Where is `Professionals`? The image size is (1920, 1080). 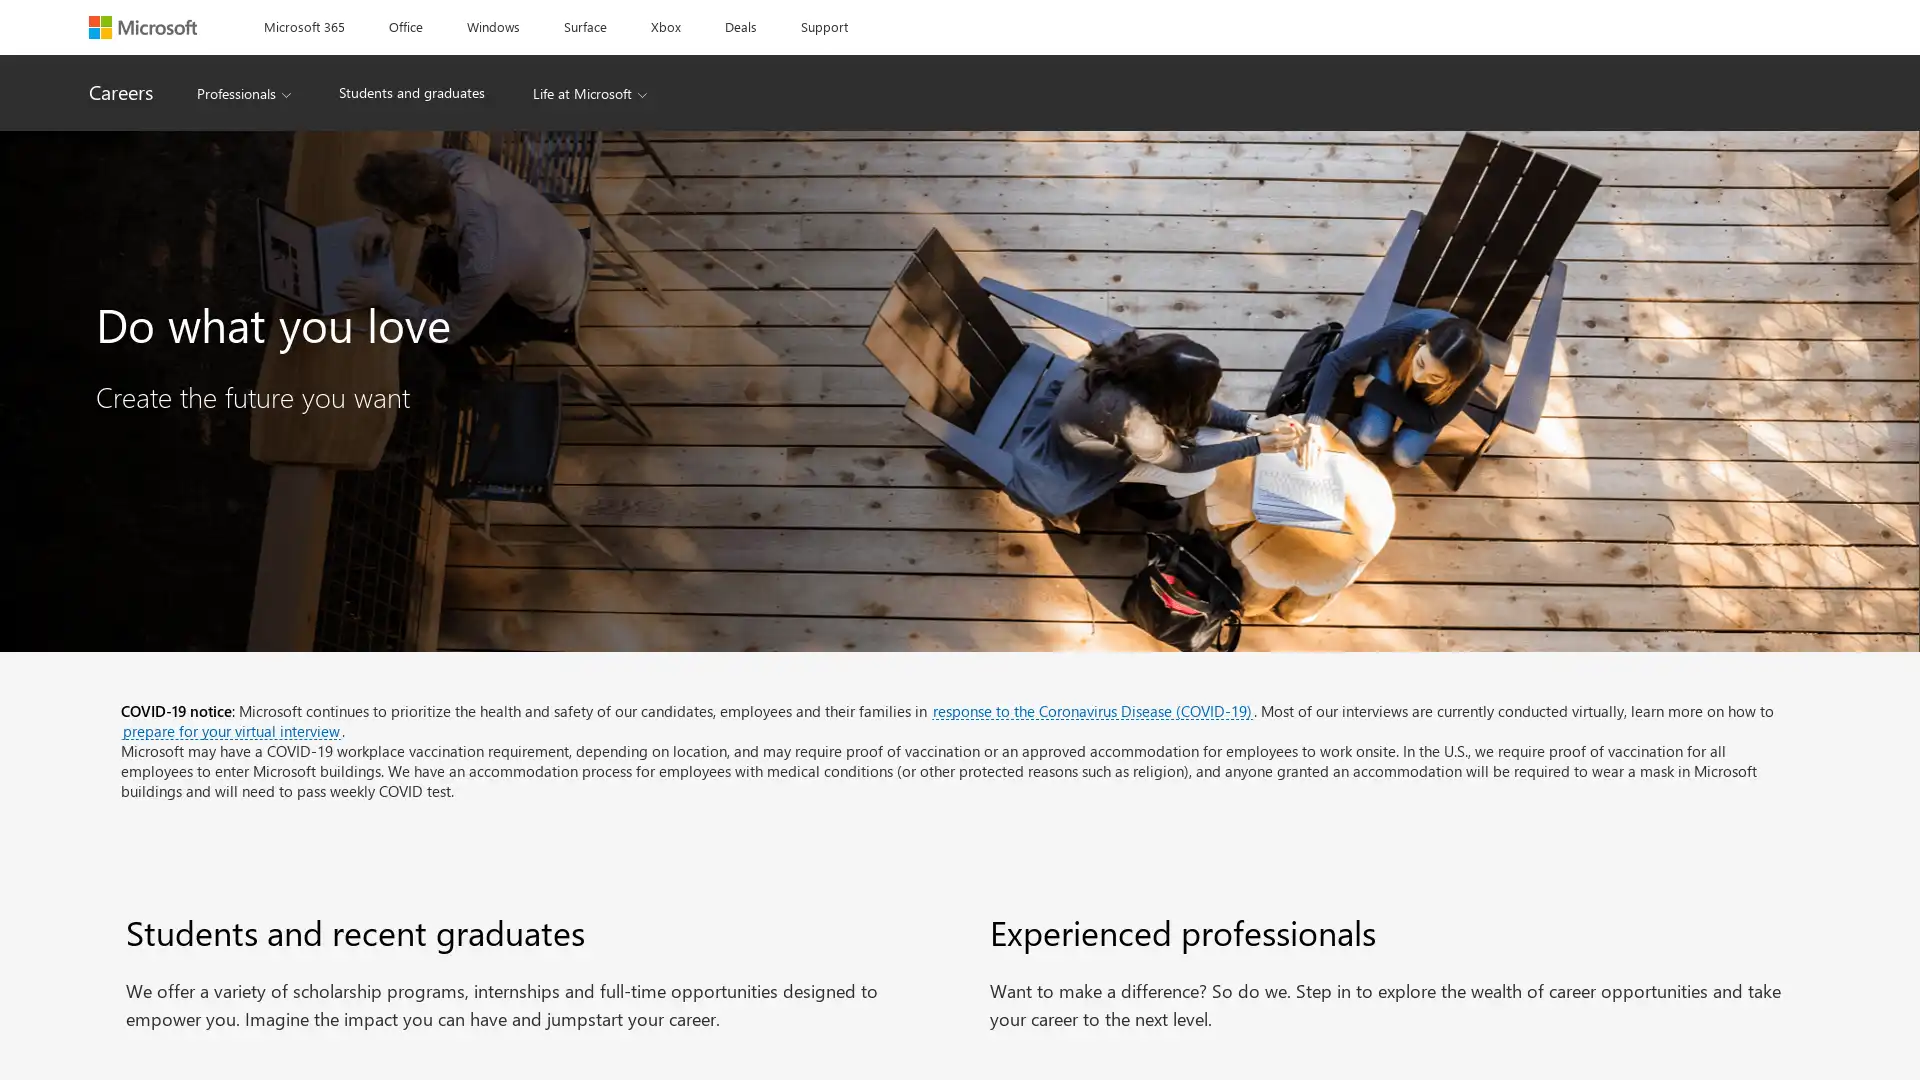
Professionals is located at coordinates (243, 183).